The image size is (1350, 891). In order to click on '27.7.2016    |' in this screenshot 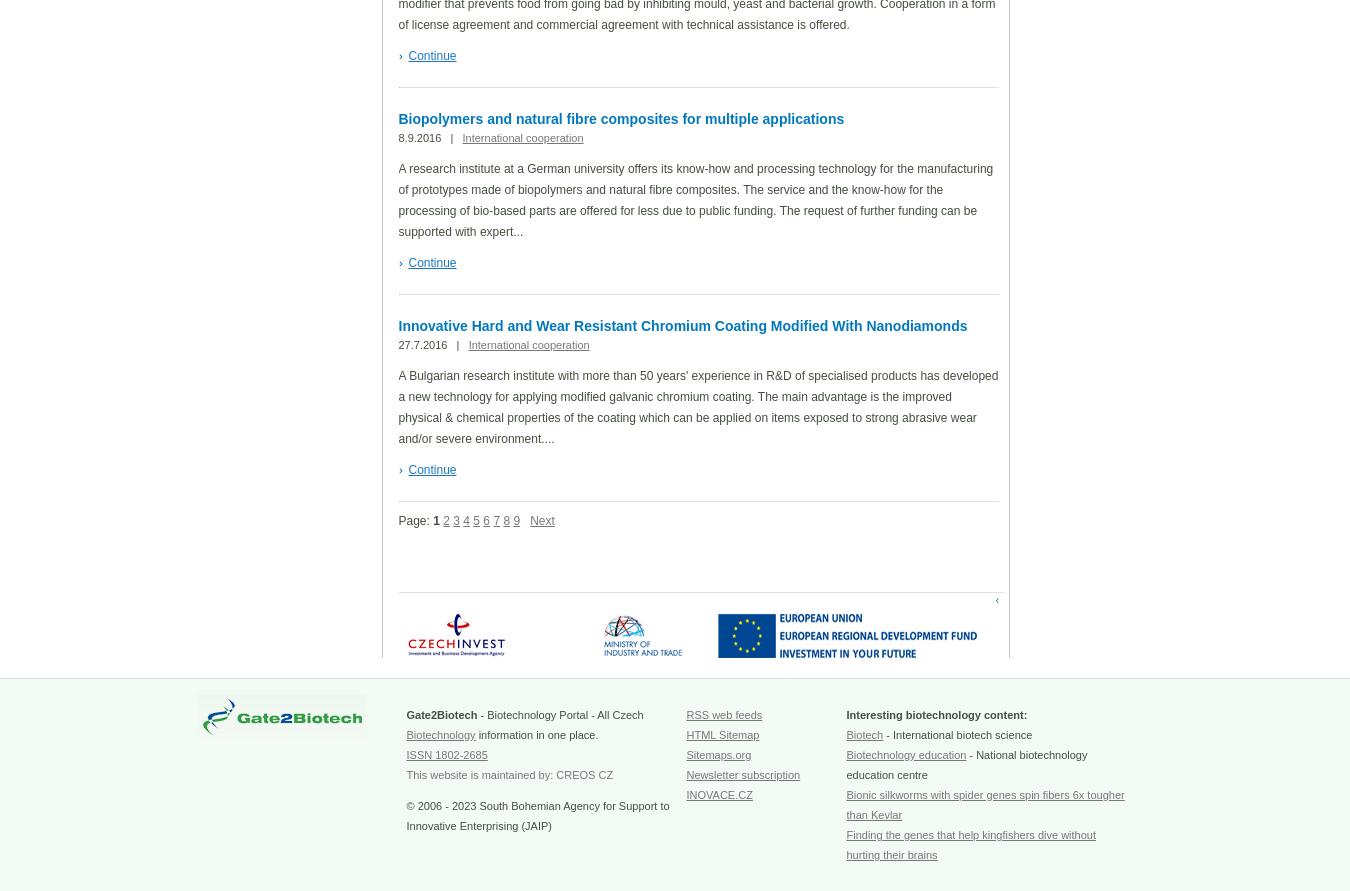, I will do `click(432, 343)`.